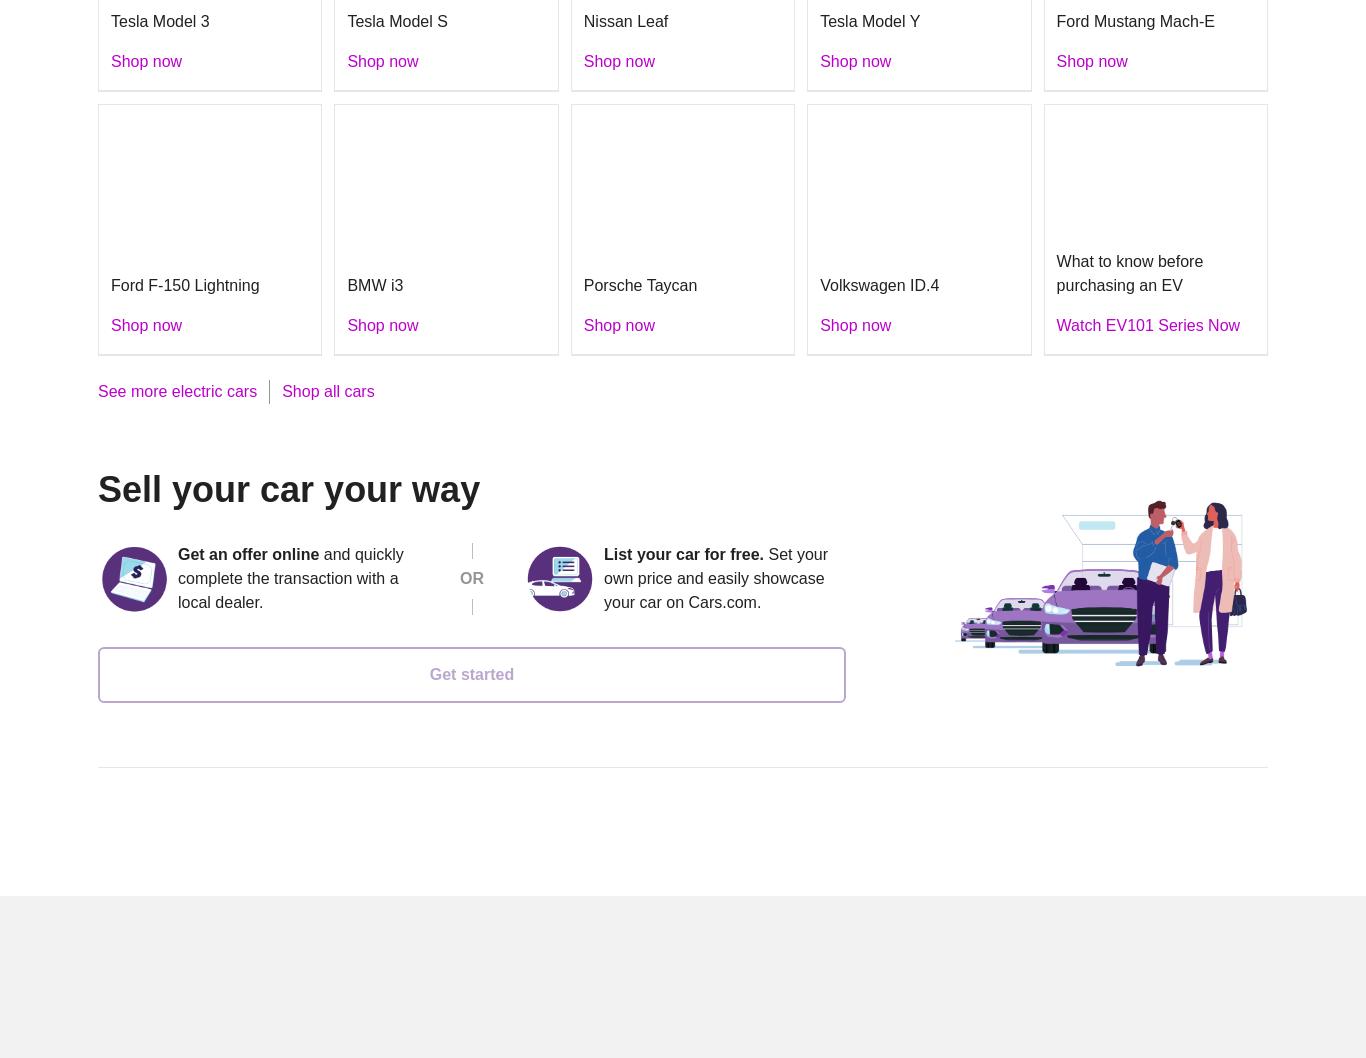 The width and height of the screenshot is (1366, 1058). I want to click on 'Shop all cars', so click(281, 390).